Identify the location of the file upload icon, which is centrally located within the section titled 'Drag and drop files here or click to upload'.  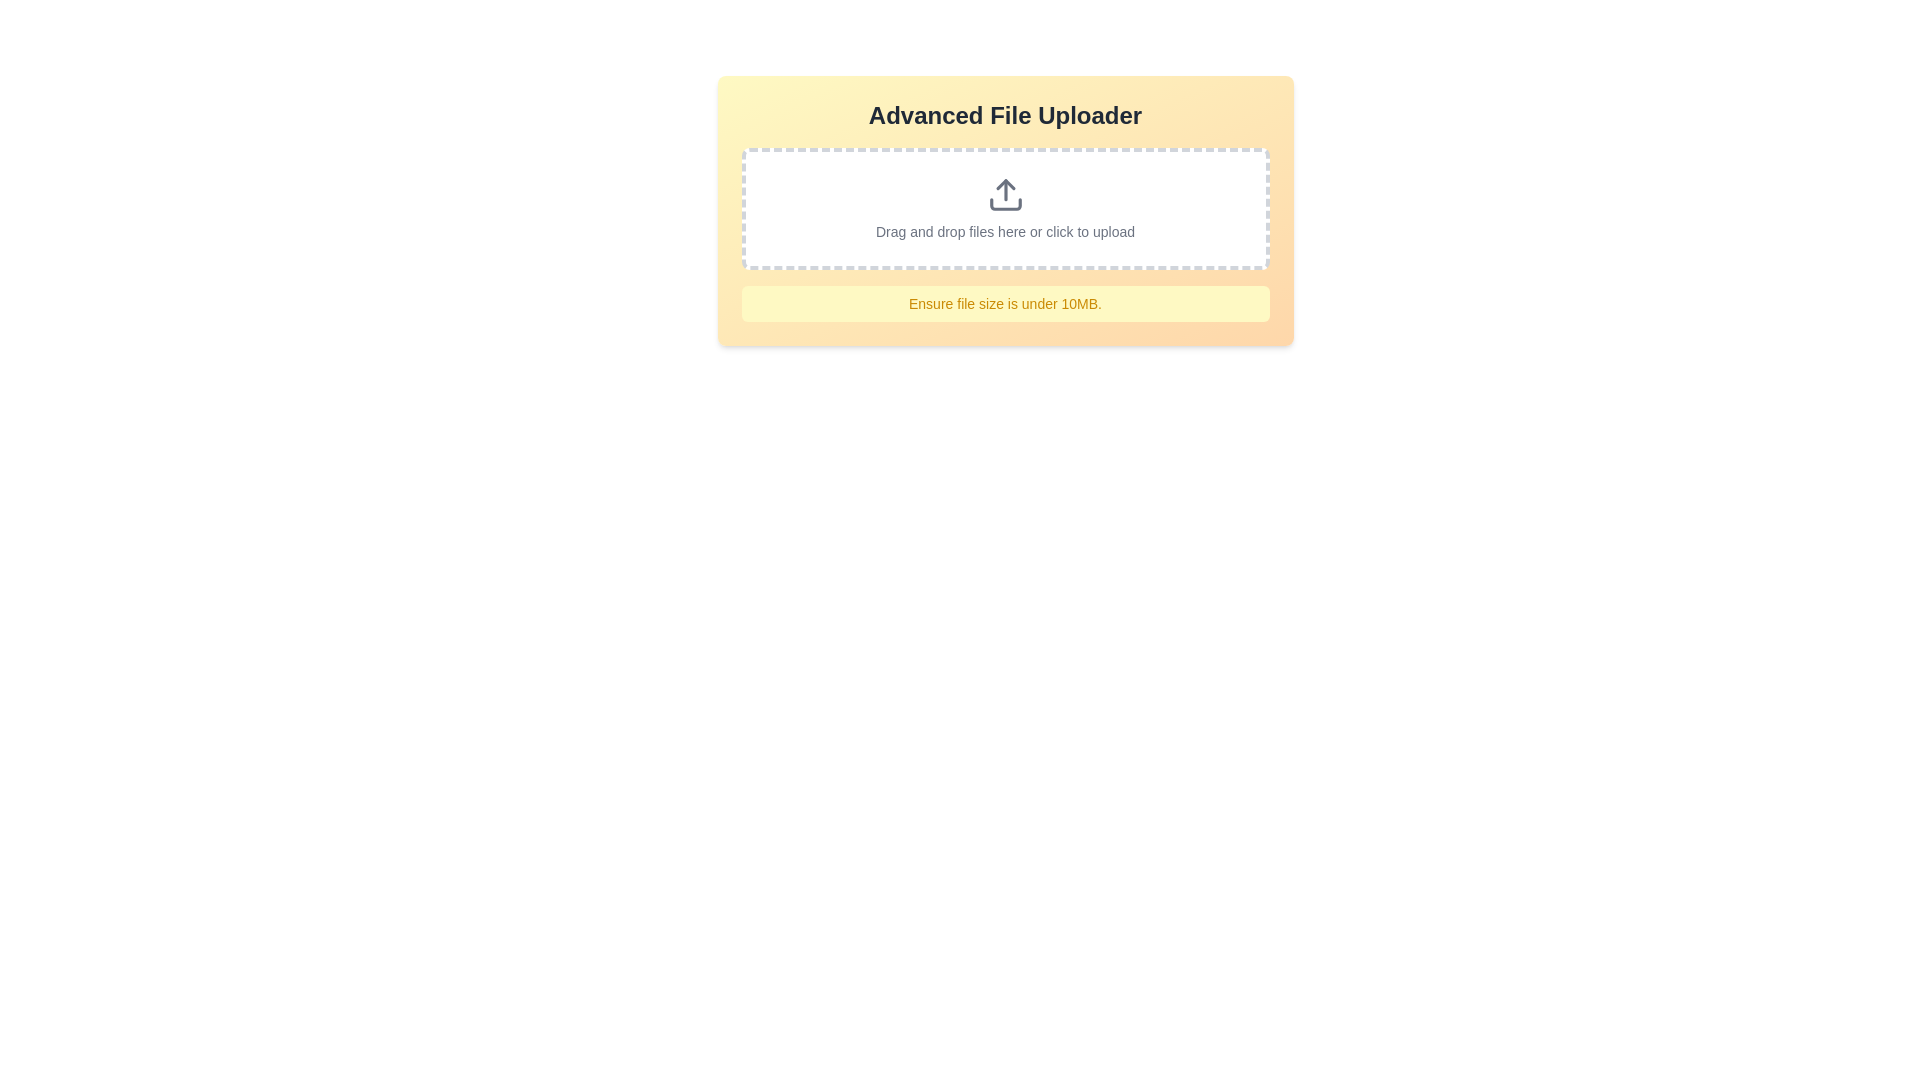
(1005, 195).